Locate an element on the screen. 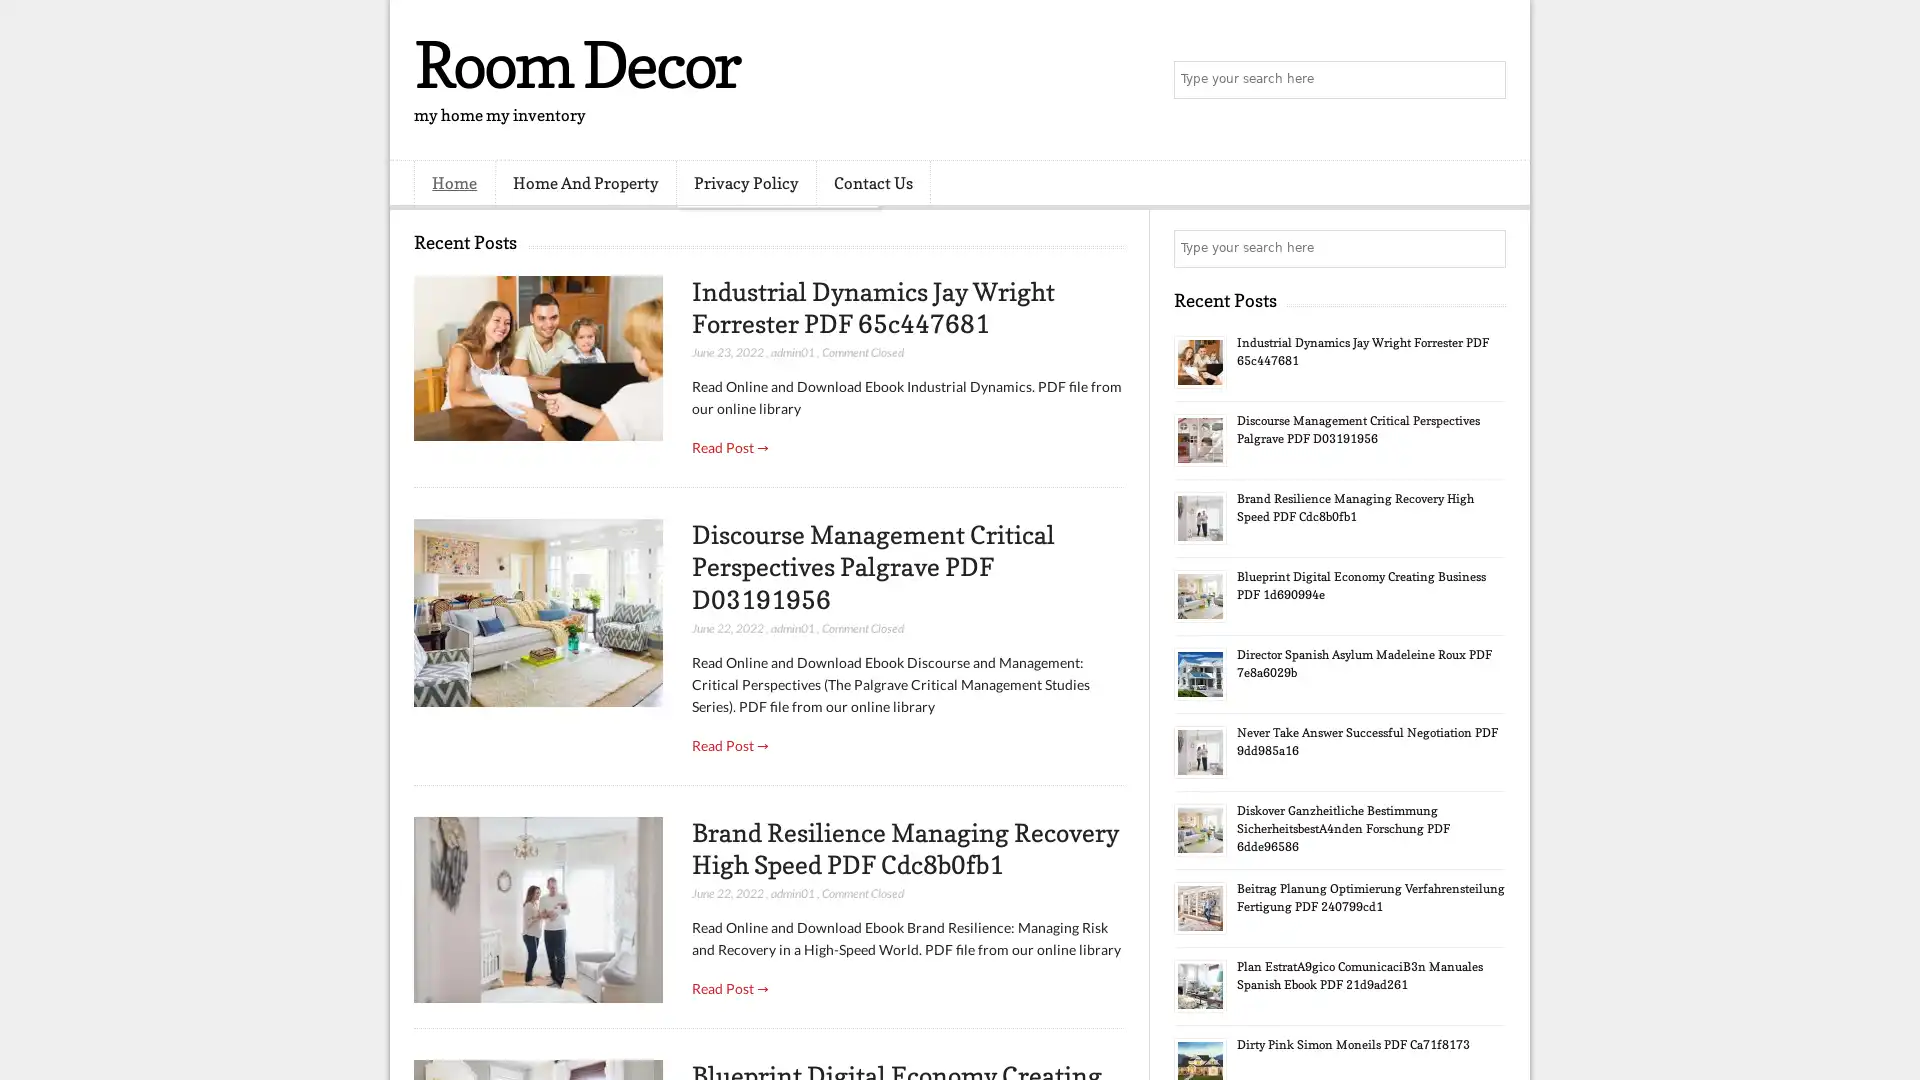 This screenshot has width=1920, height=1080. Search is located at coordinates (1485, 80).